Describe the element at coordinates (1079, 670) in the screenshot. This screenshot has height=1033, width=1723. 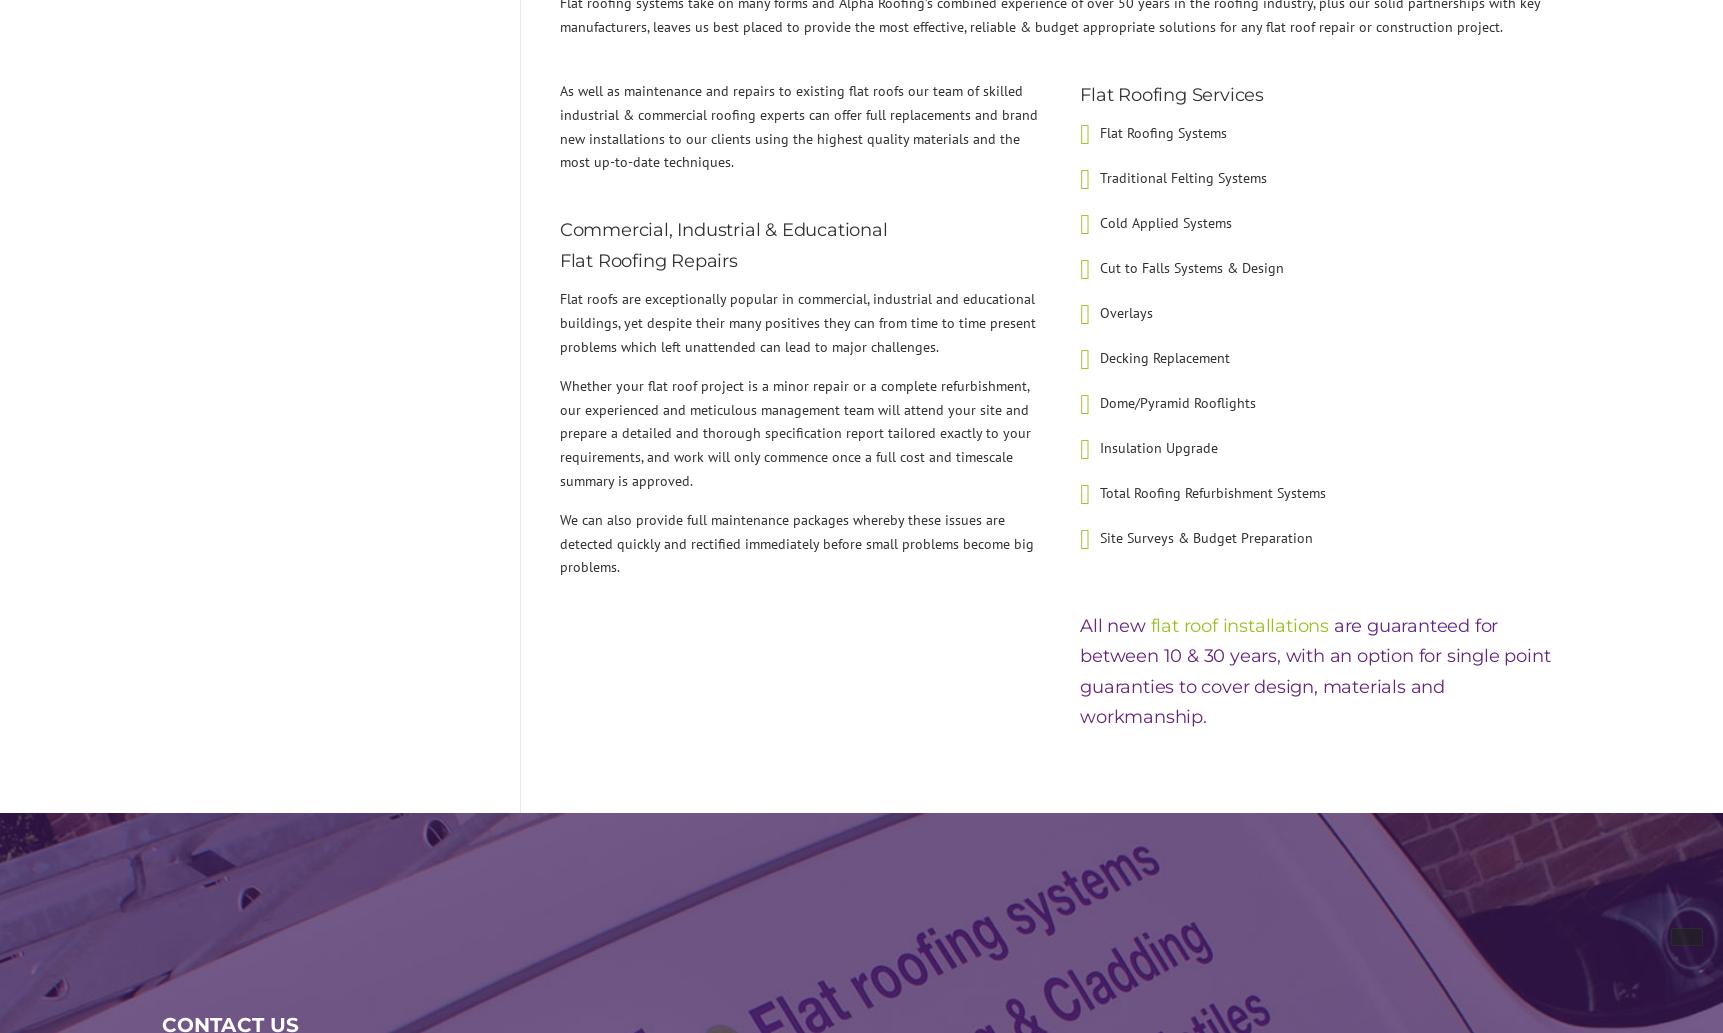
I see `'are guaranteed for between 10 & 30 years, with an option for single point guaranties to cover design, materials and workmanship.'` at that location.